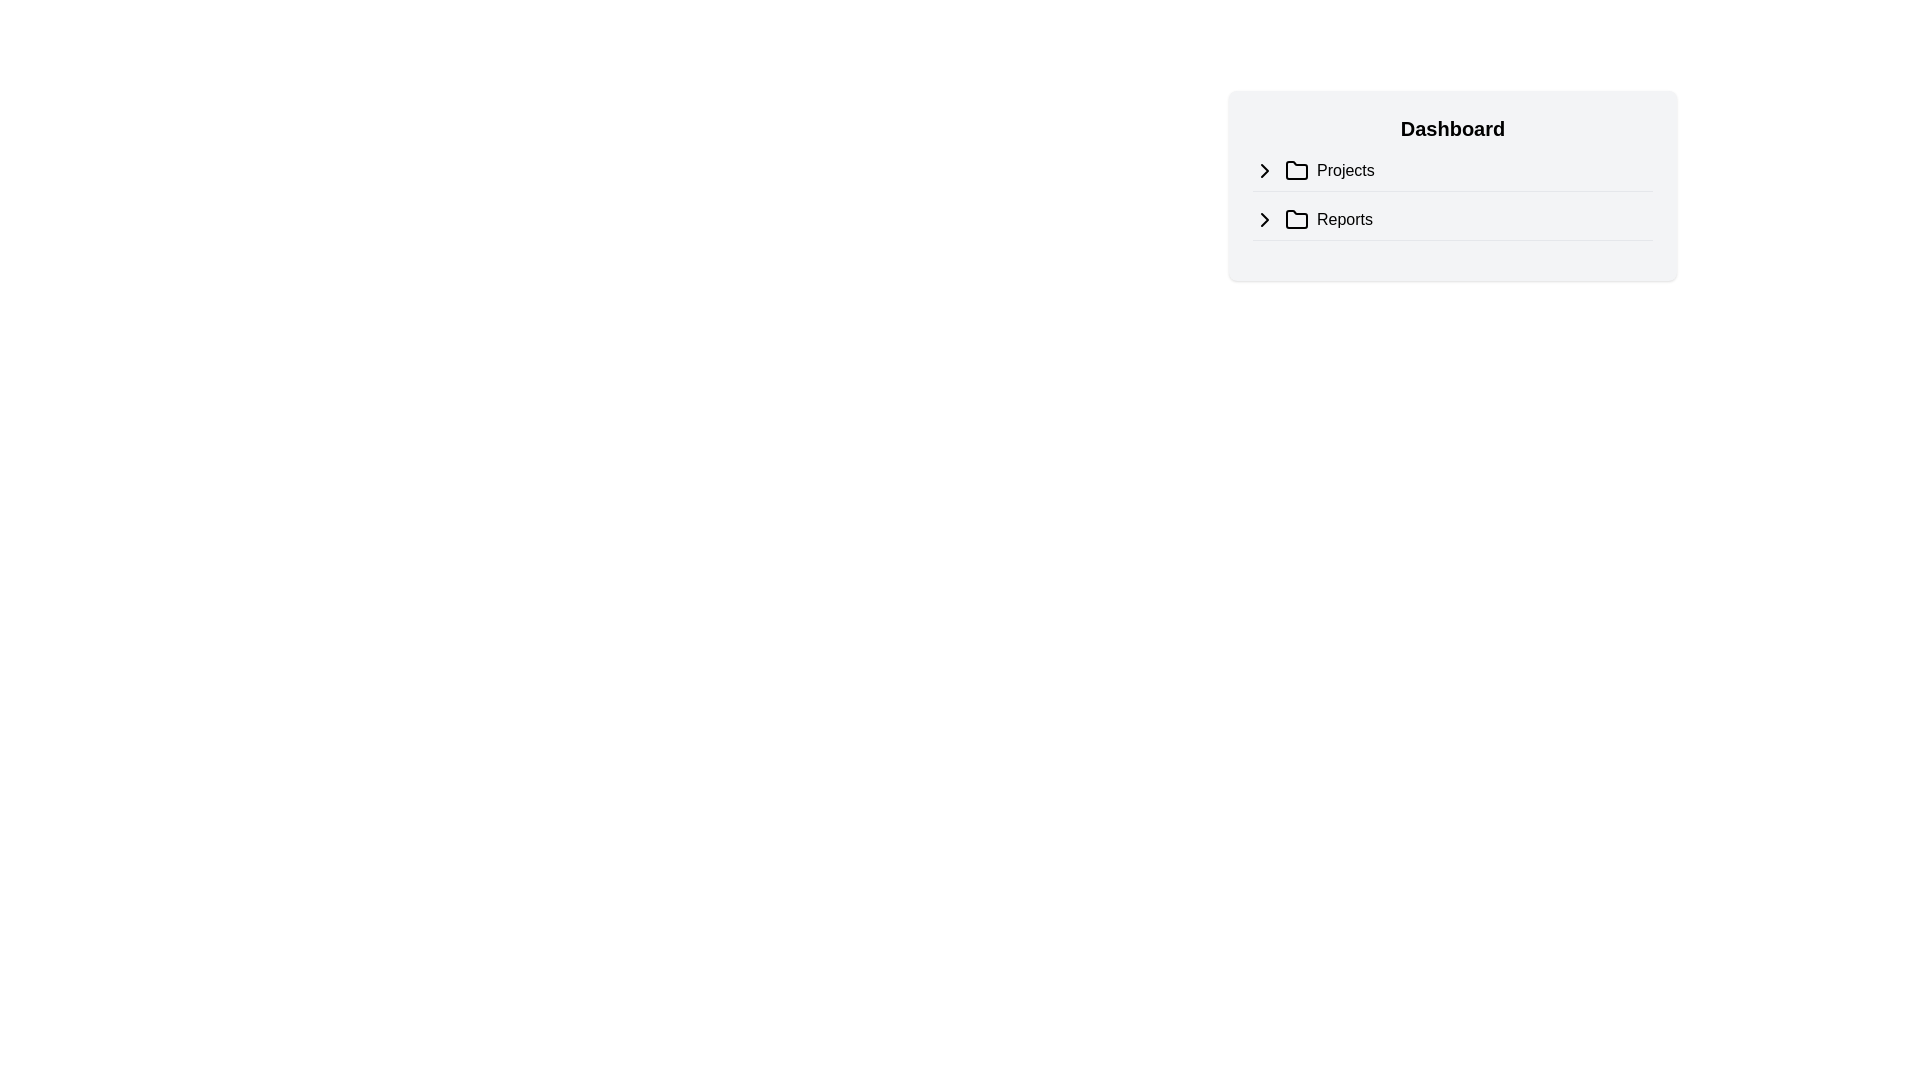 Image resolution: width=1920 pixels, height=1080 pixels. What do you see at coordinates (1453, 219) in the screenshot?
I see `the second item in the group under the 'Dashboard' section, which navigates to the 'Reports' section` at bounding box center [1453, 219].